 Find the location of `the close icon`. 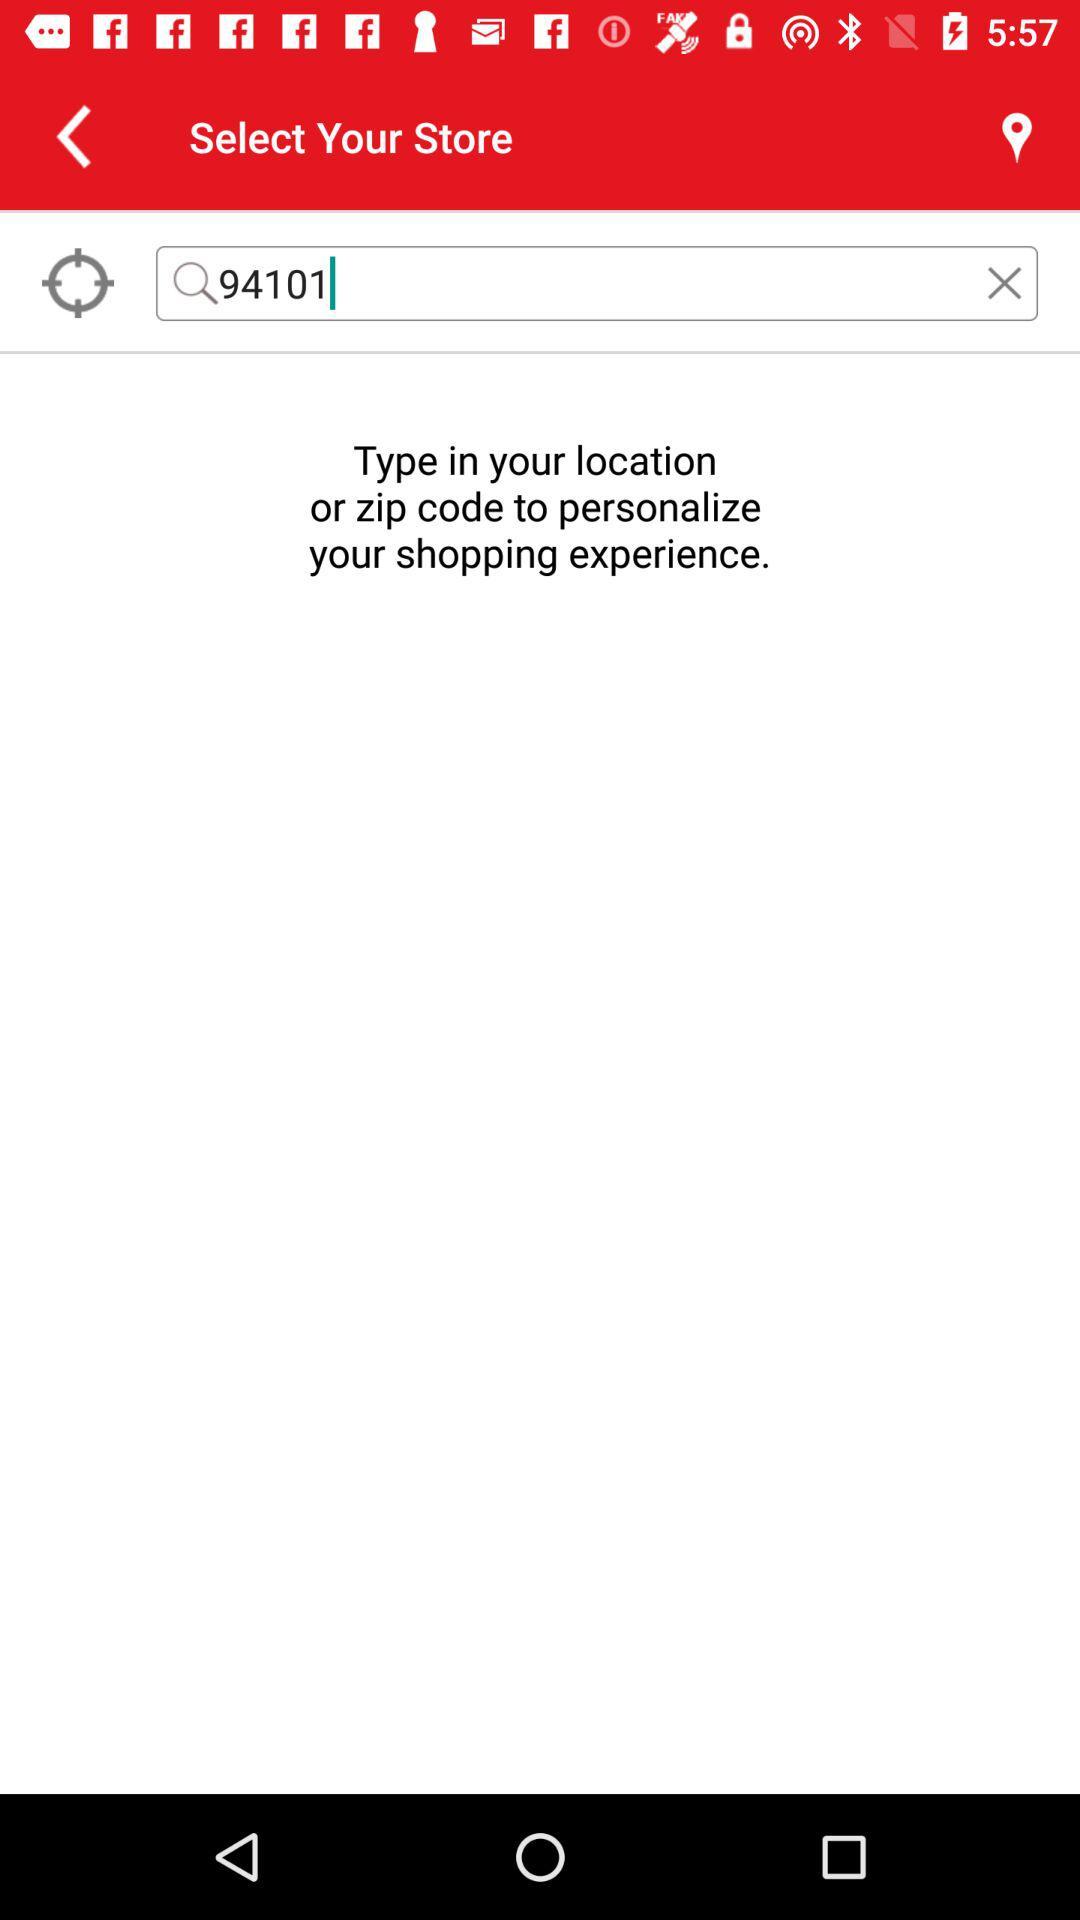

the close icon is located at coordinates (1004, 282).